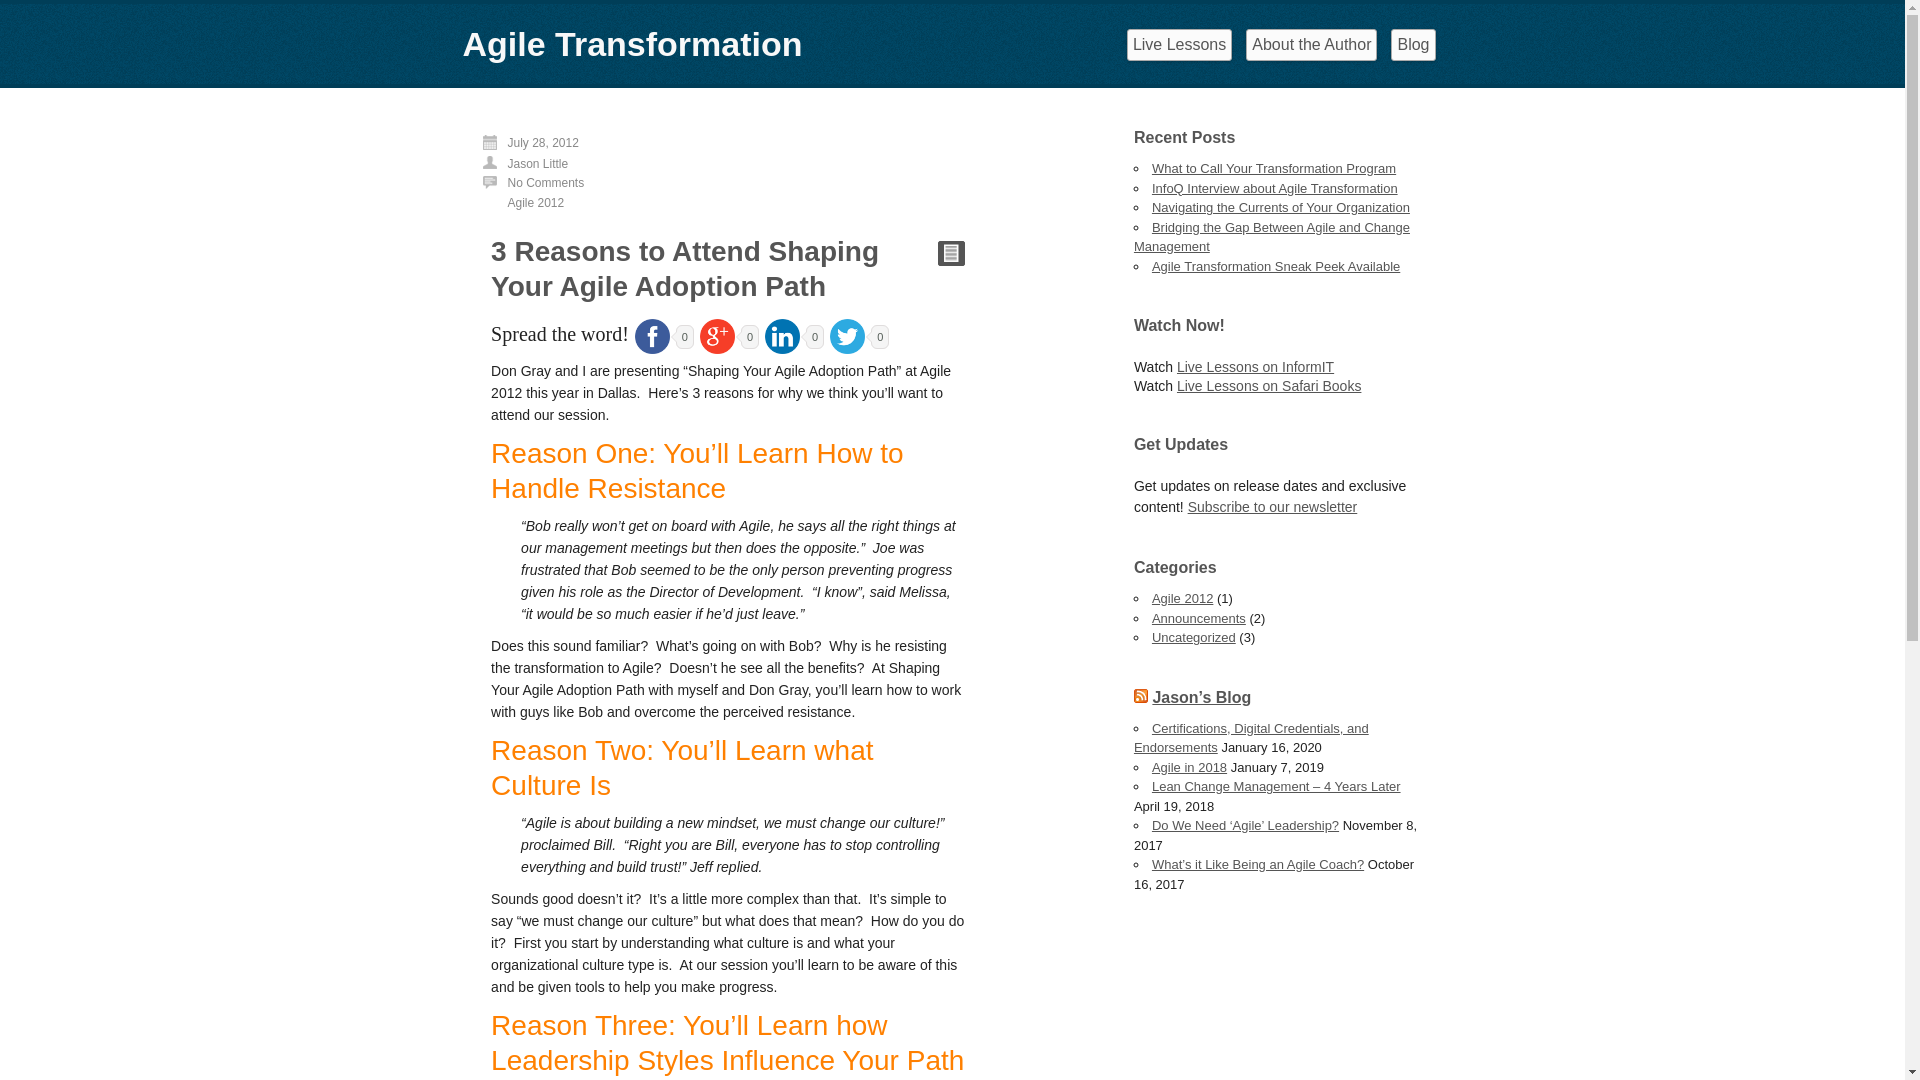 The height and width of the screenshot is (1080, 1920). What do you see at coordinates (847, 335) in the screenshot?
I see `'Twitter'` at bounding box center [847, 335].